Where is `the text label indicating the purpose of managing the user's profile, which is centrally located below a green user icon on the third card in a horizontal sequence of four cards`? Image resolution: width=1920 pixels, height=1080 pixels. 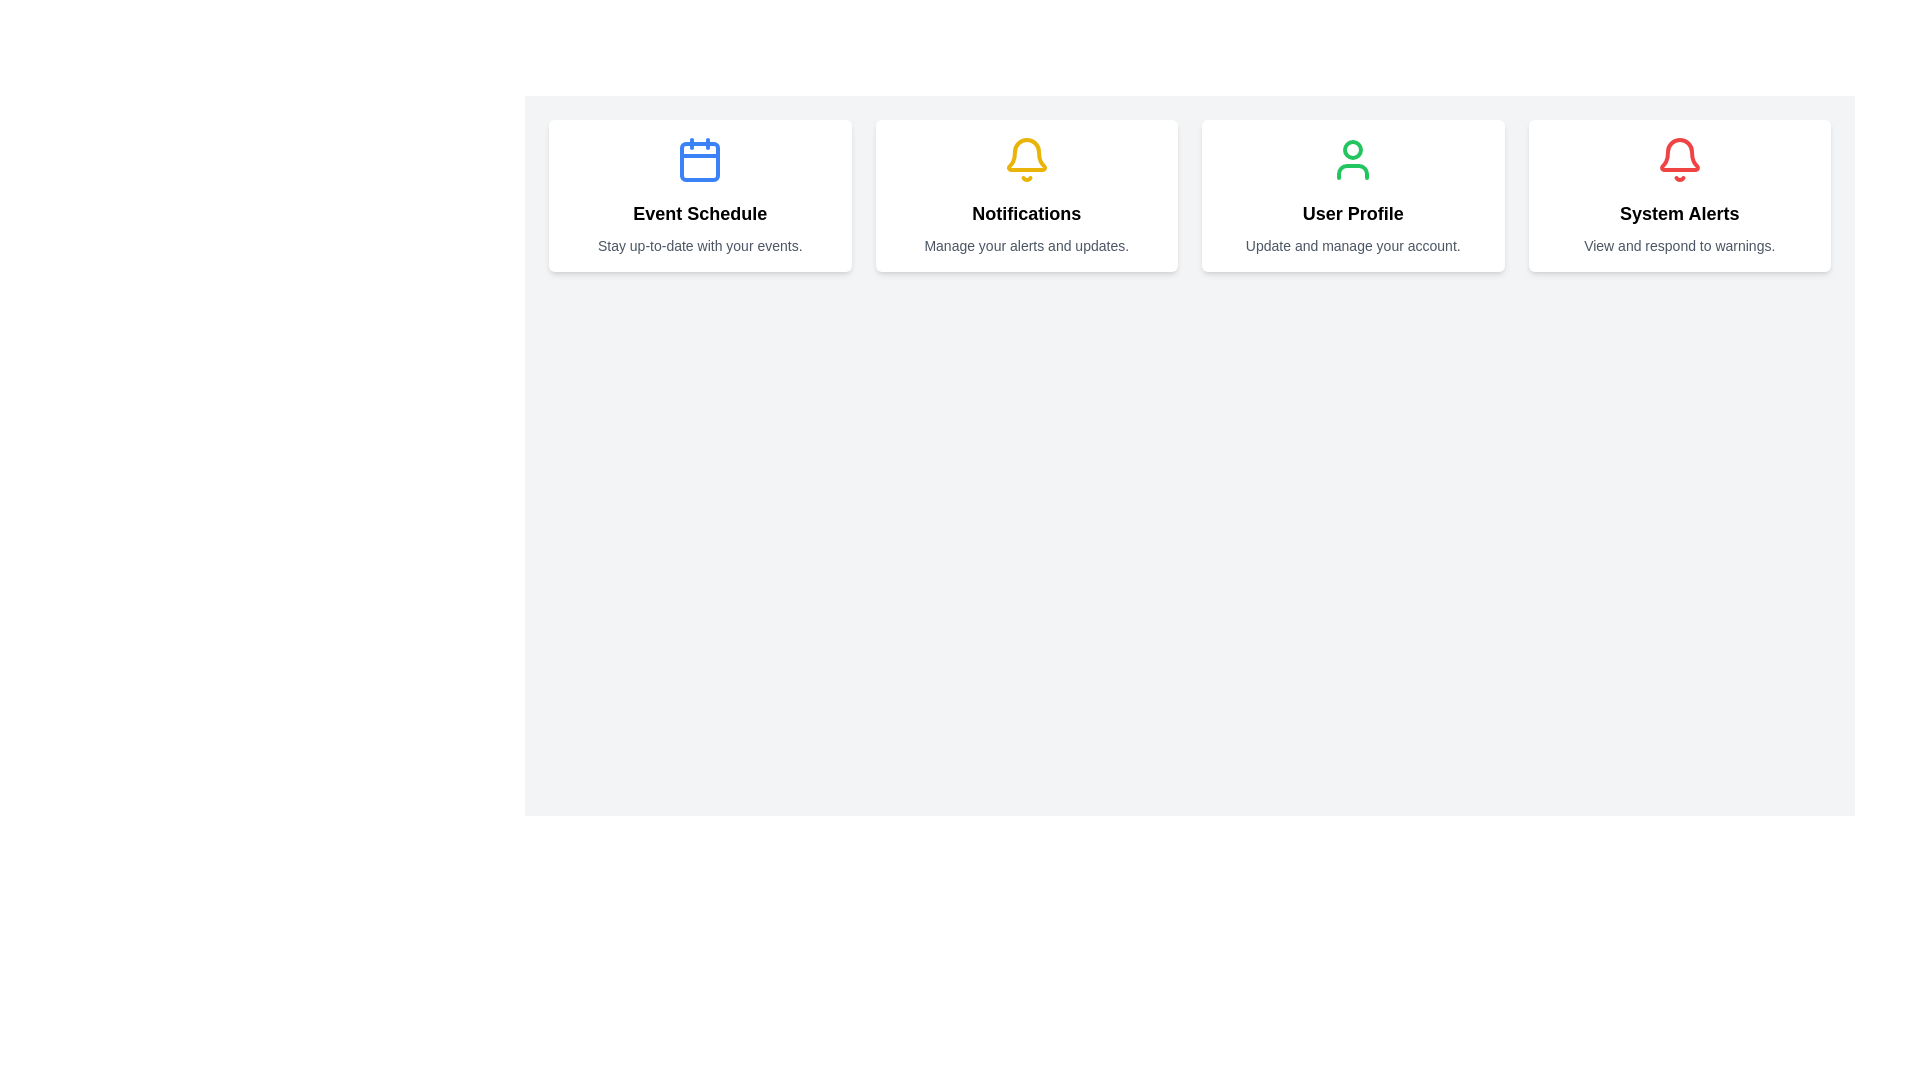
the text label indicating the purpose of managing the user's profile, which is centrally located below a green user icon on the third card in a horizontal sequence of four cards is located at coordinates (1353, 213).